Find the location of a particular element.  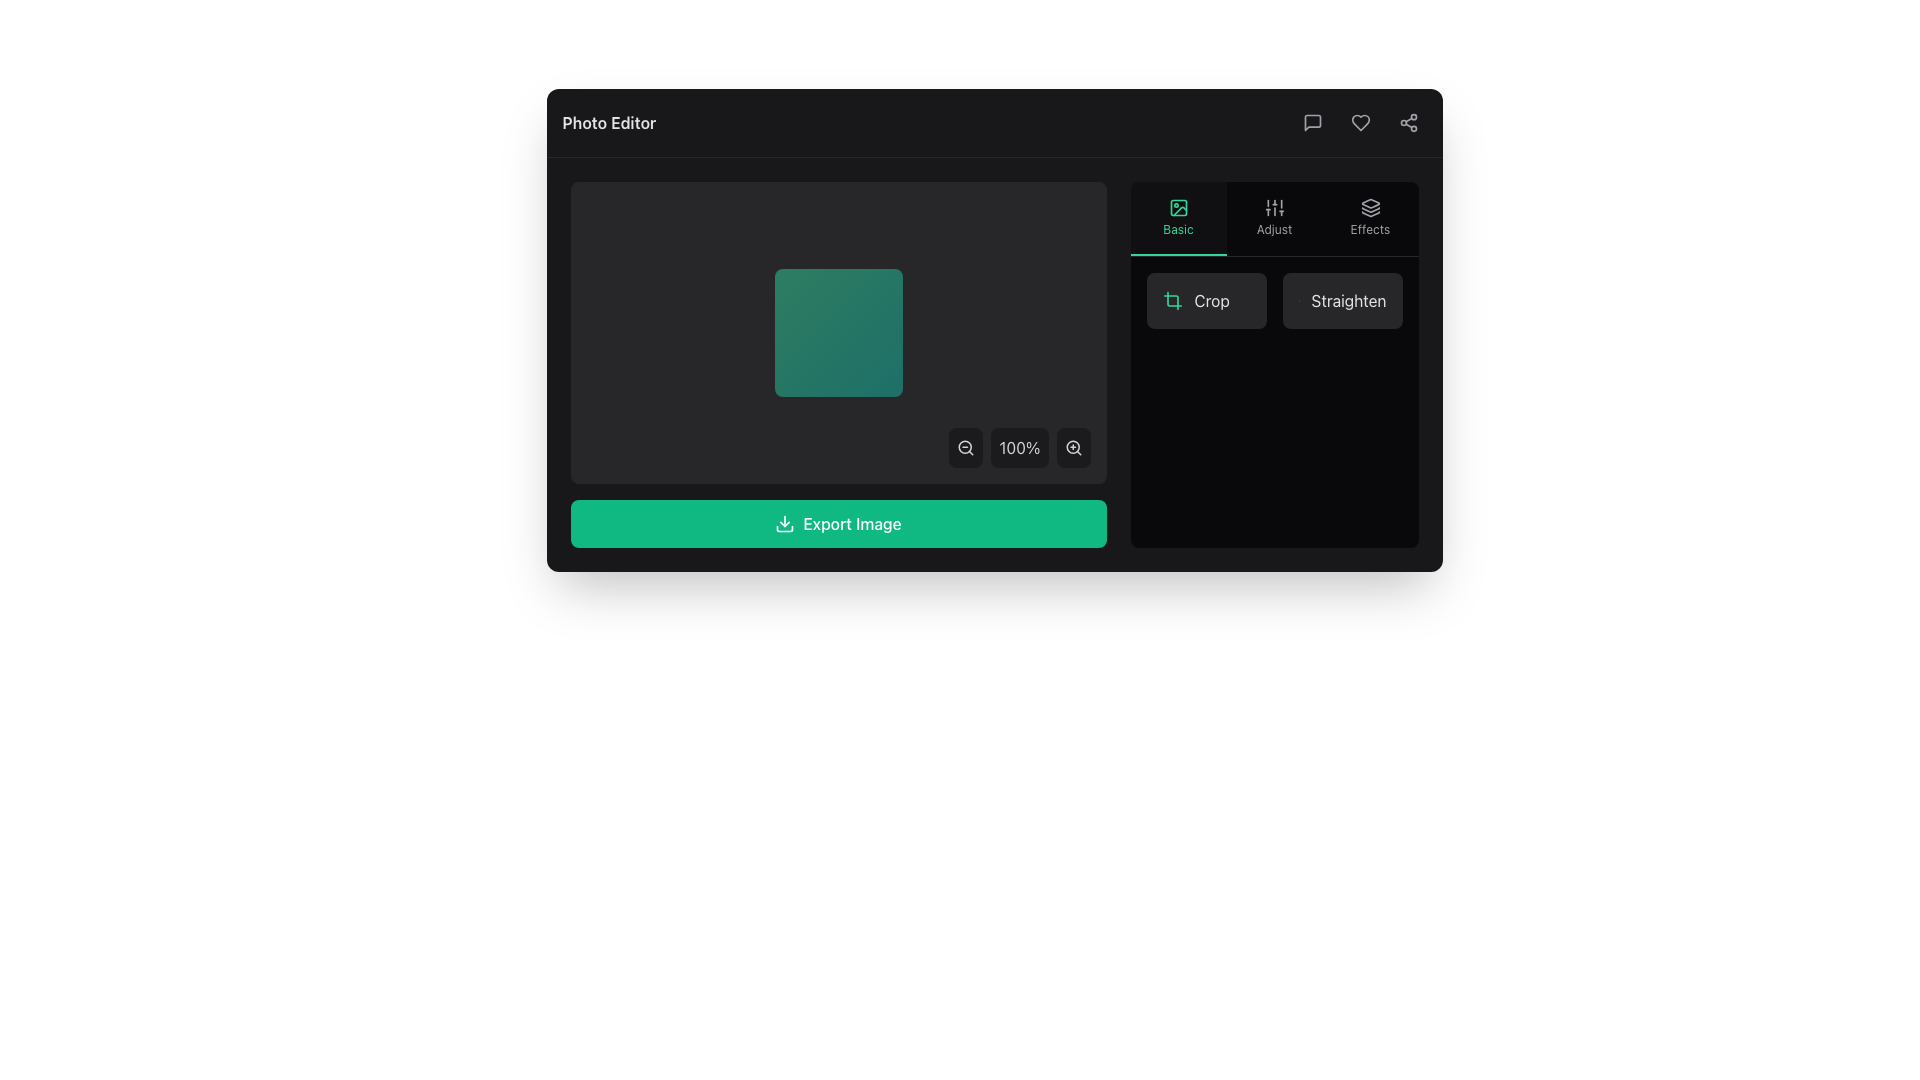

the circular decorative element of the zoom-out control icon, which is part of an SVG graphic icon is located at coordinates (965, 445).